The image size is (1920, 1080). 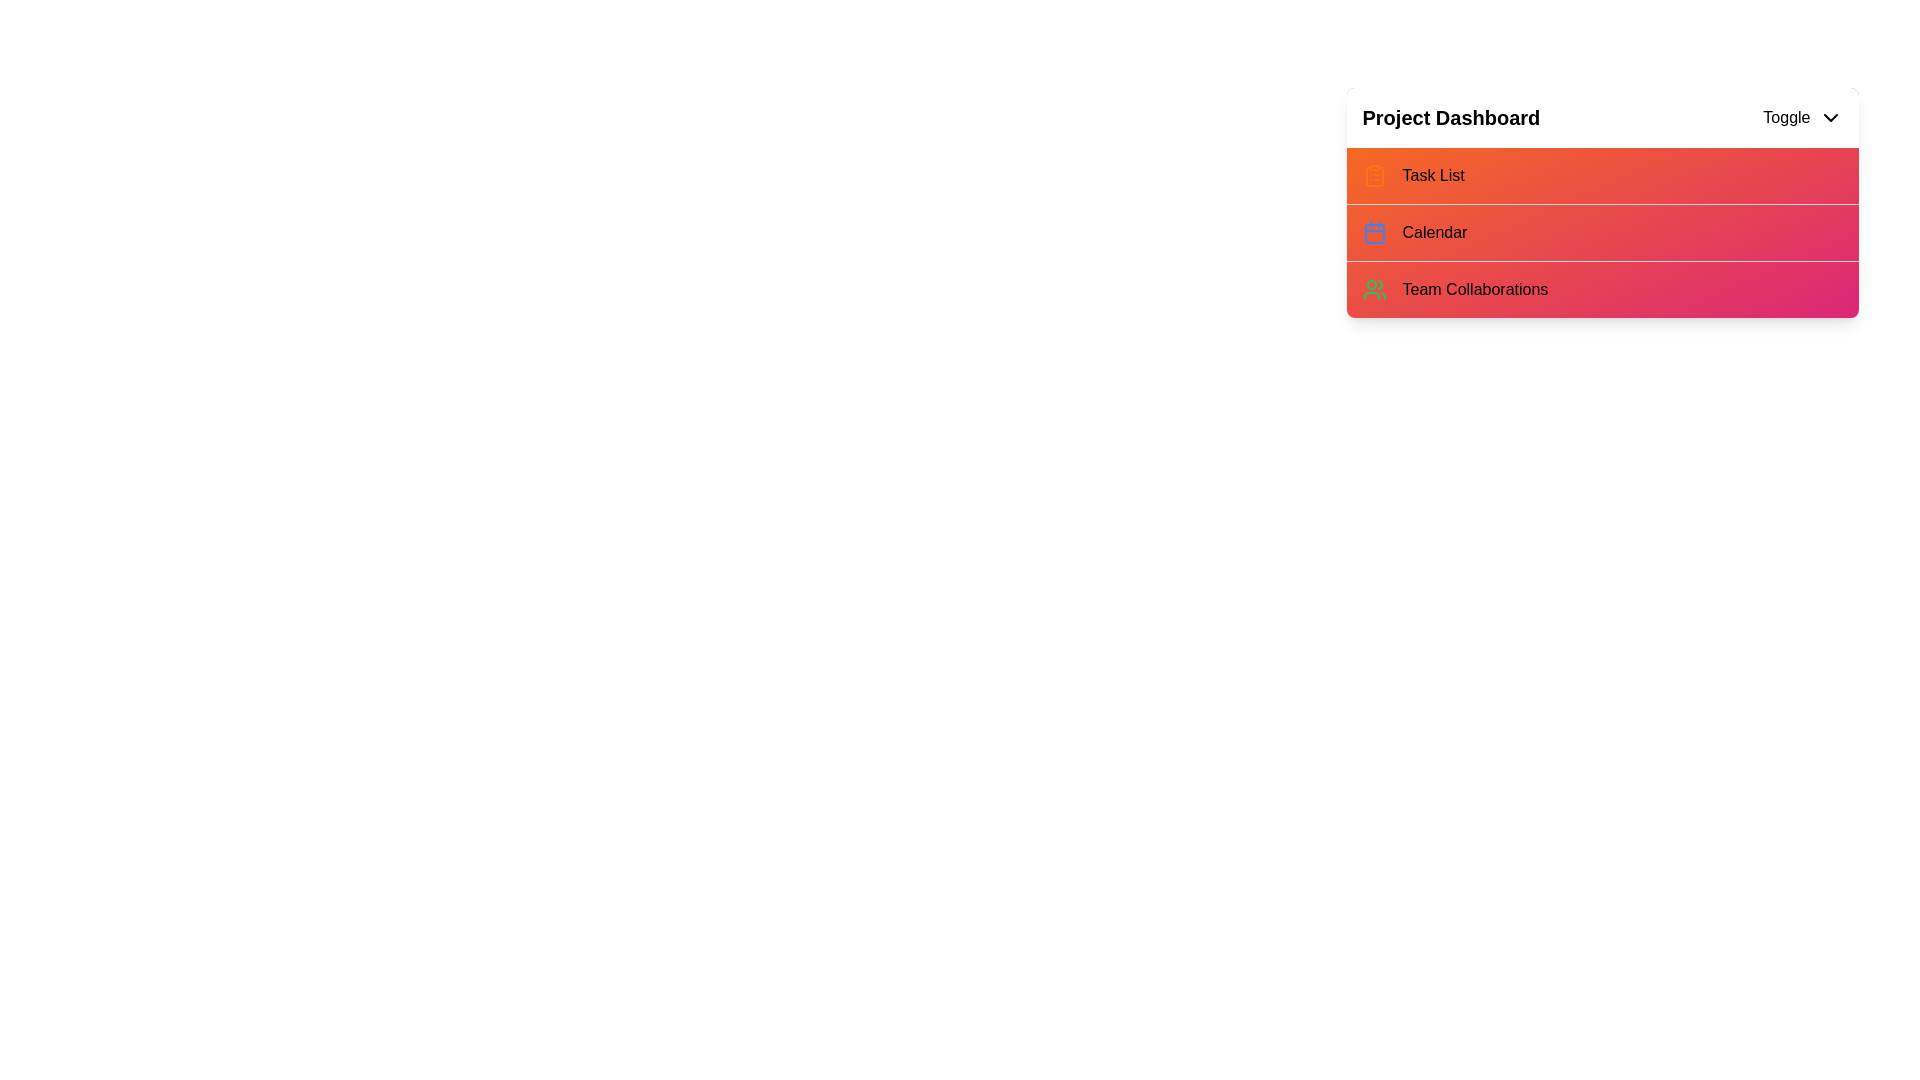 I want to click on the menu item Task List to highlight it, so click(x=1401, y=175).